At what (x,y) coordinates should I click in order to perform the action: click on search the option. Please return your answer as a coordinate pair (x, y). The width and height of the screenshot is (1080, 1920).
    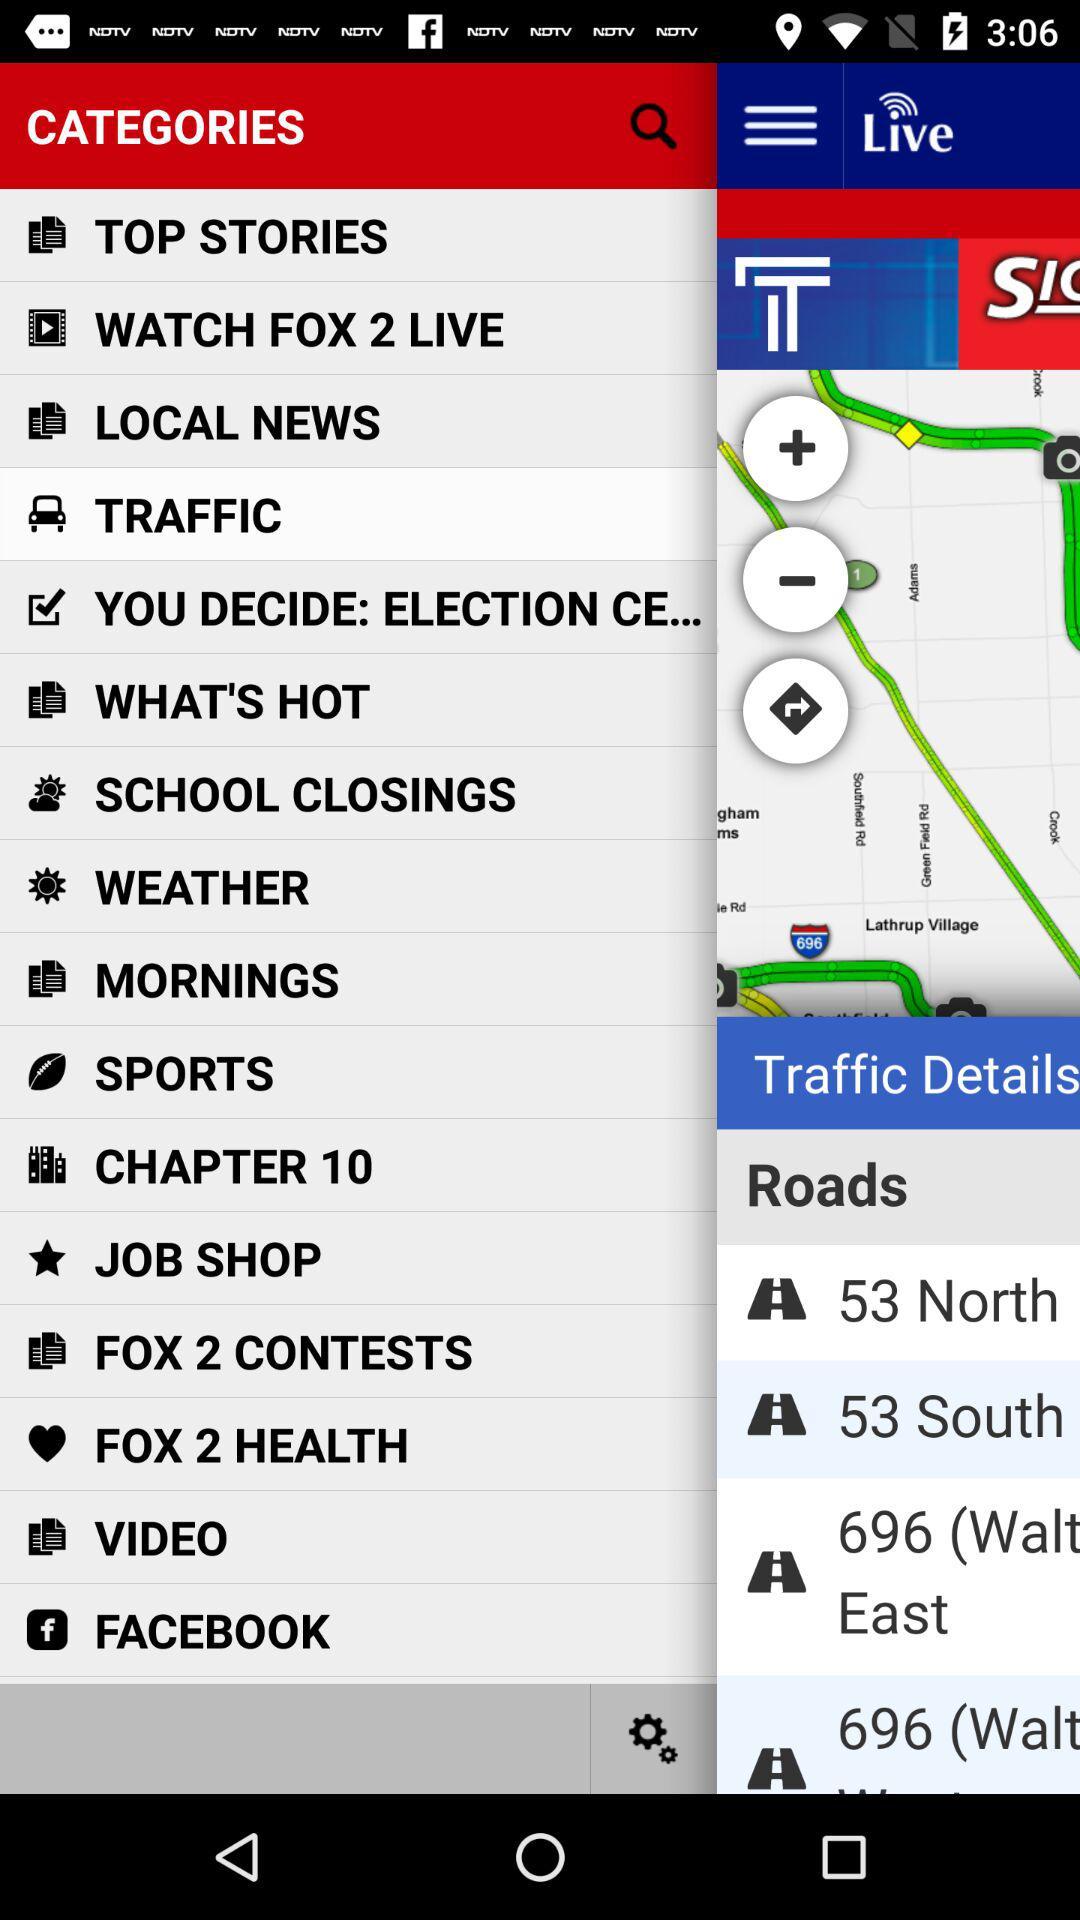
    Looking at the image, I should click on (654, 124).